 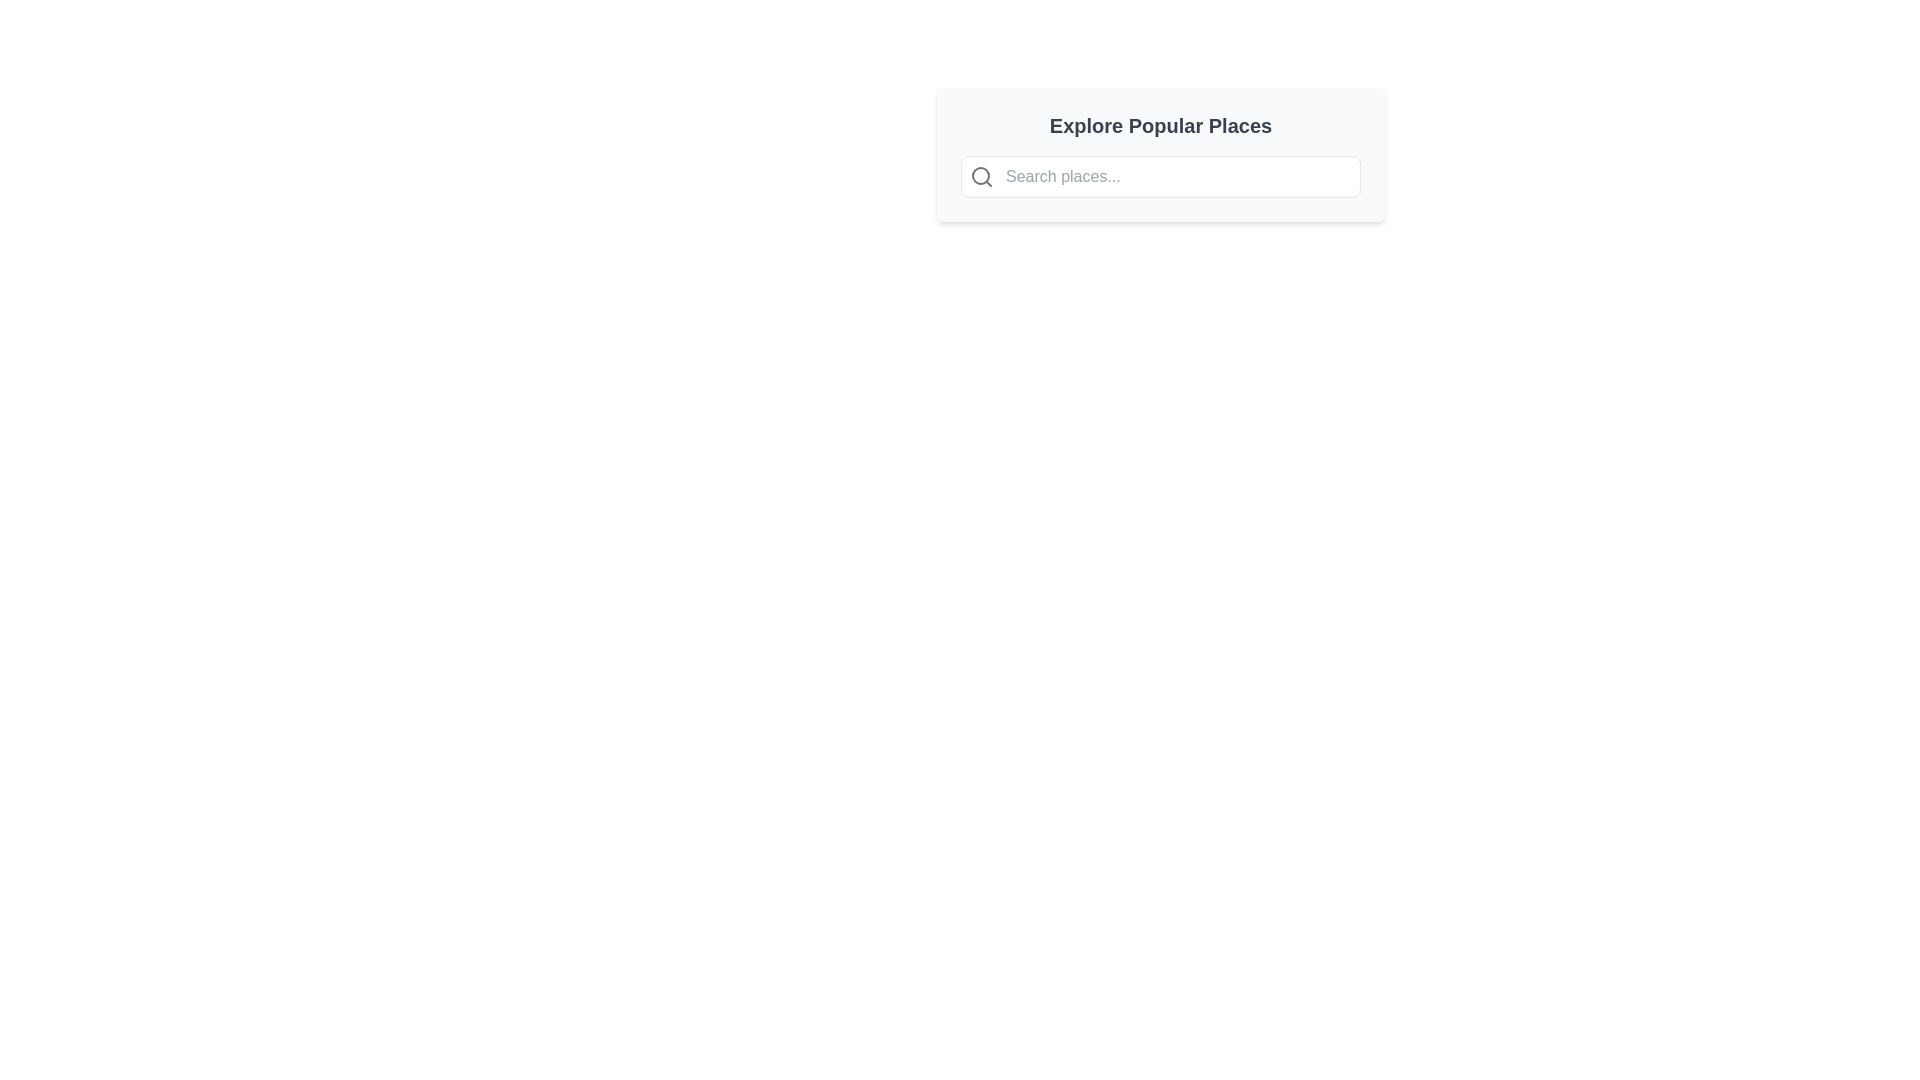 What do you see at coordinates (982, 176) in the screenshot?
I see `the magnifying glass icon located on the far left side of the search bar, which is associated with the placeholder 'Search places...'` at bounding box center [982, 176].